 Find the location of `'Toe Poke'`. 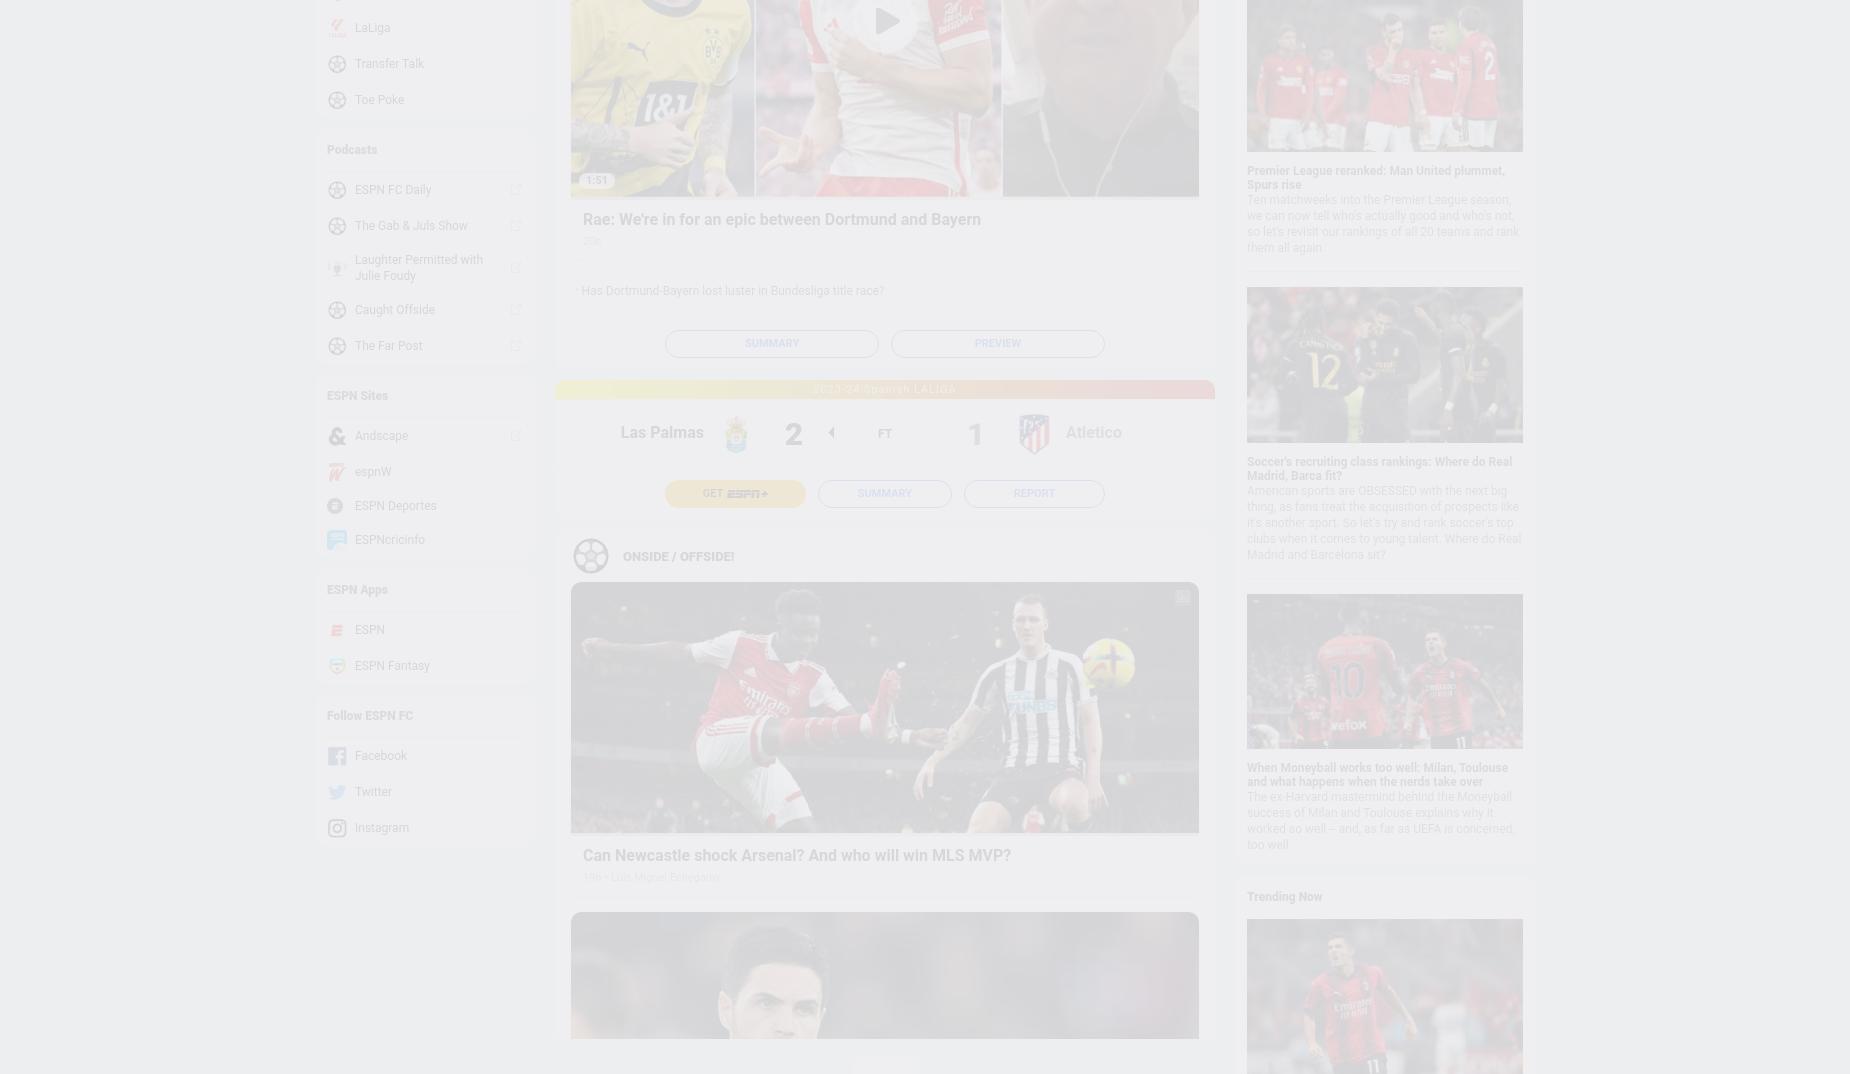

'Toe Poke' is located at coordinates (354, 99).